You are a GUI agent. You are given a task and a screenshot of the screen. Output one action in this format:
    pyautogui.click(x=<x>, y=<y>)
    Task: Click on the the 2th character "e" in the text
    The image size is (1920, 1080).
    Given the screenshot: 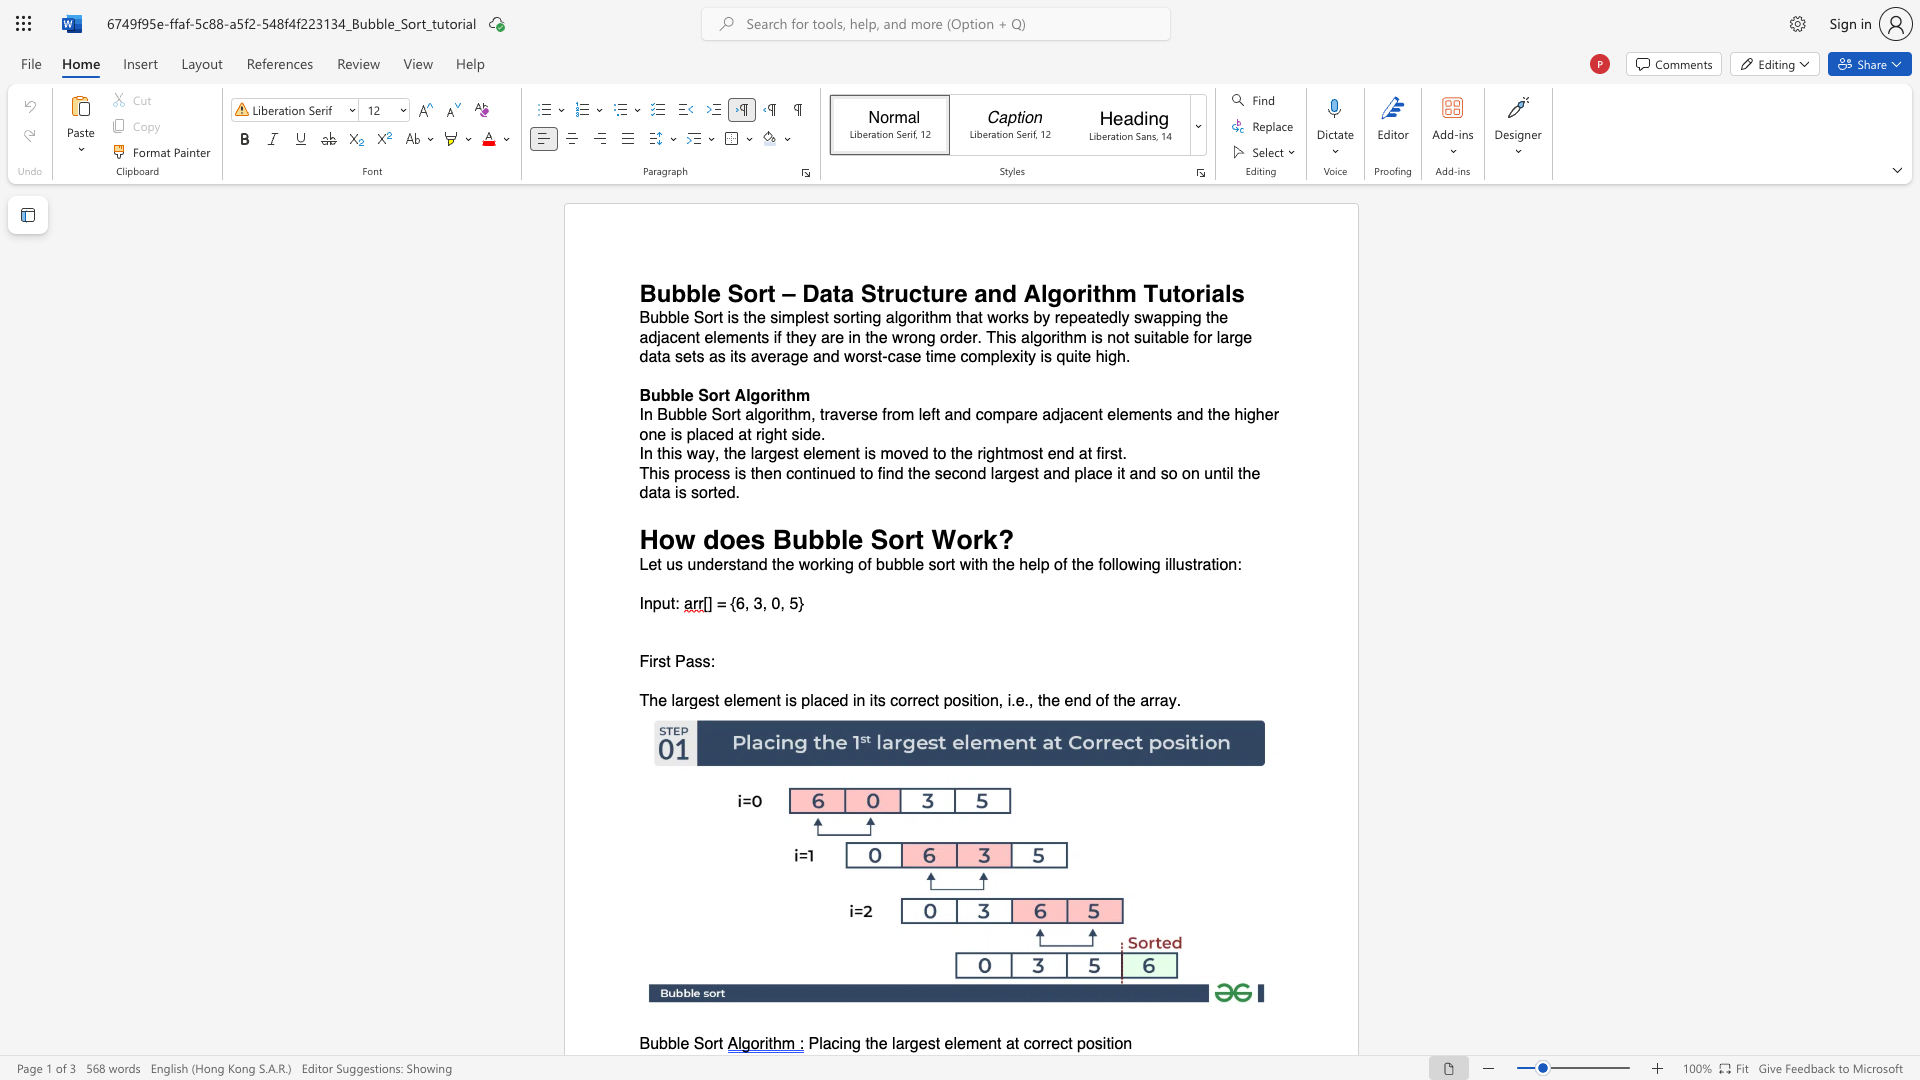 What is the action you would take?
    pyautogui.click(x=855, y=538)
    